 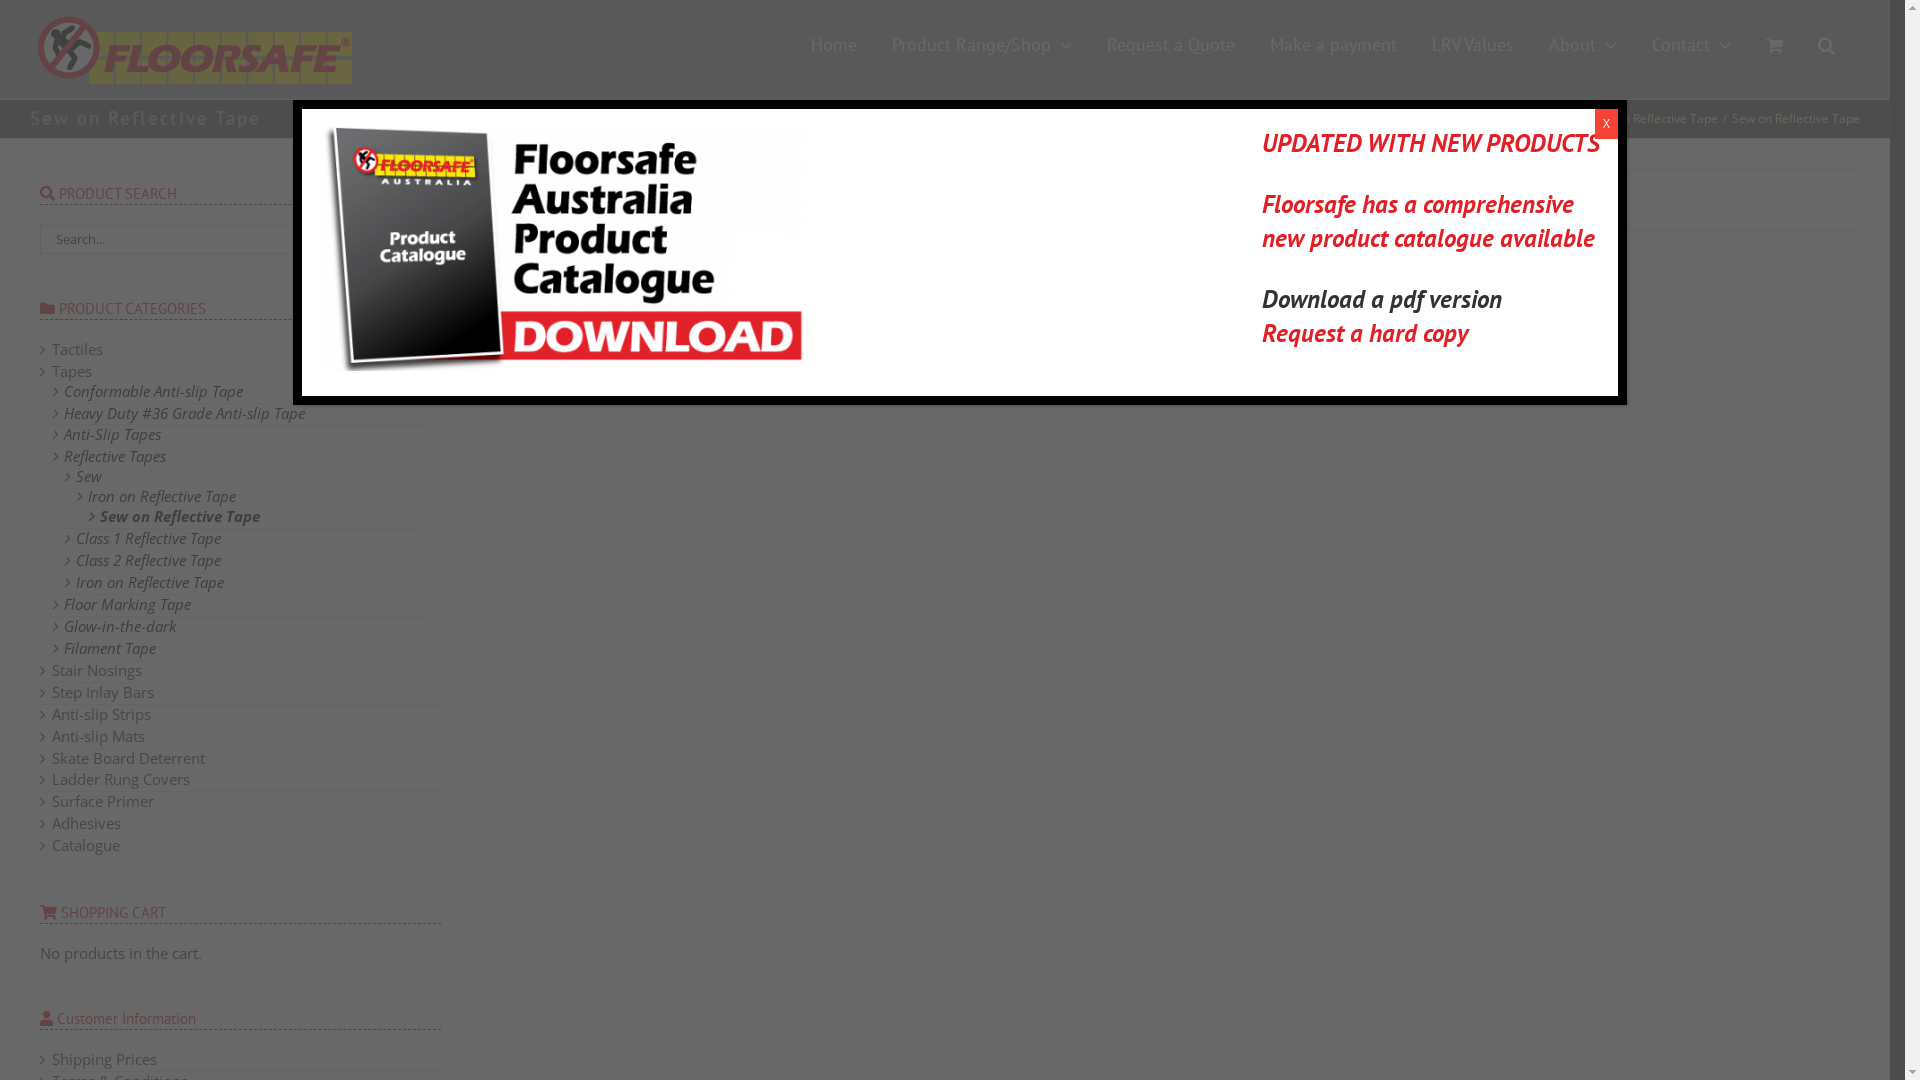 I want to click on 'Step Inlay Bars', so click(x=52, y=690).